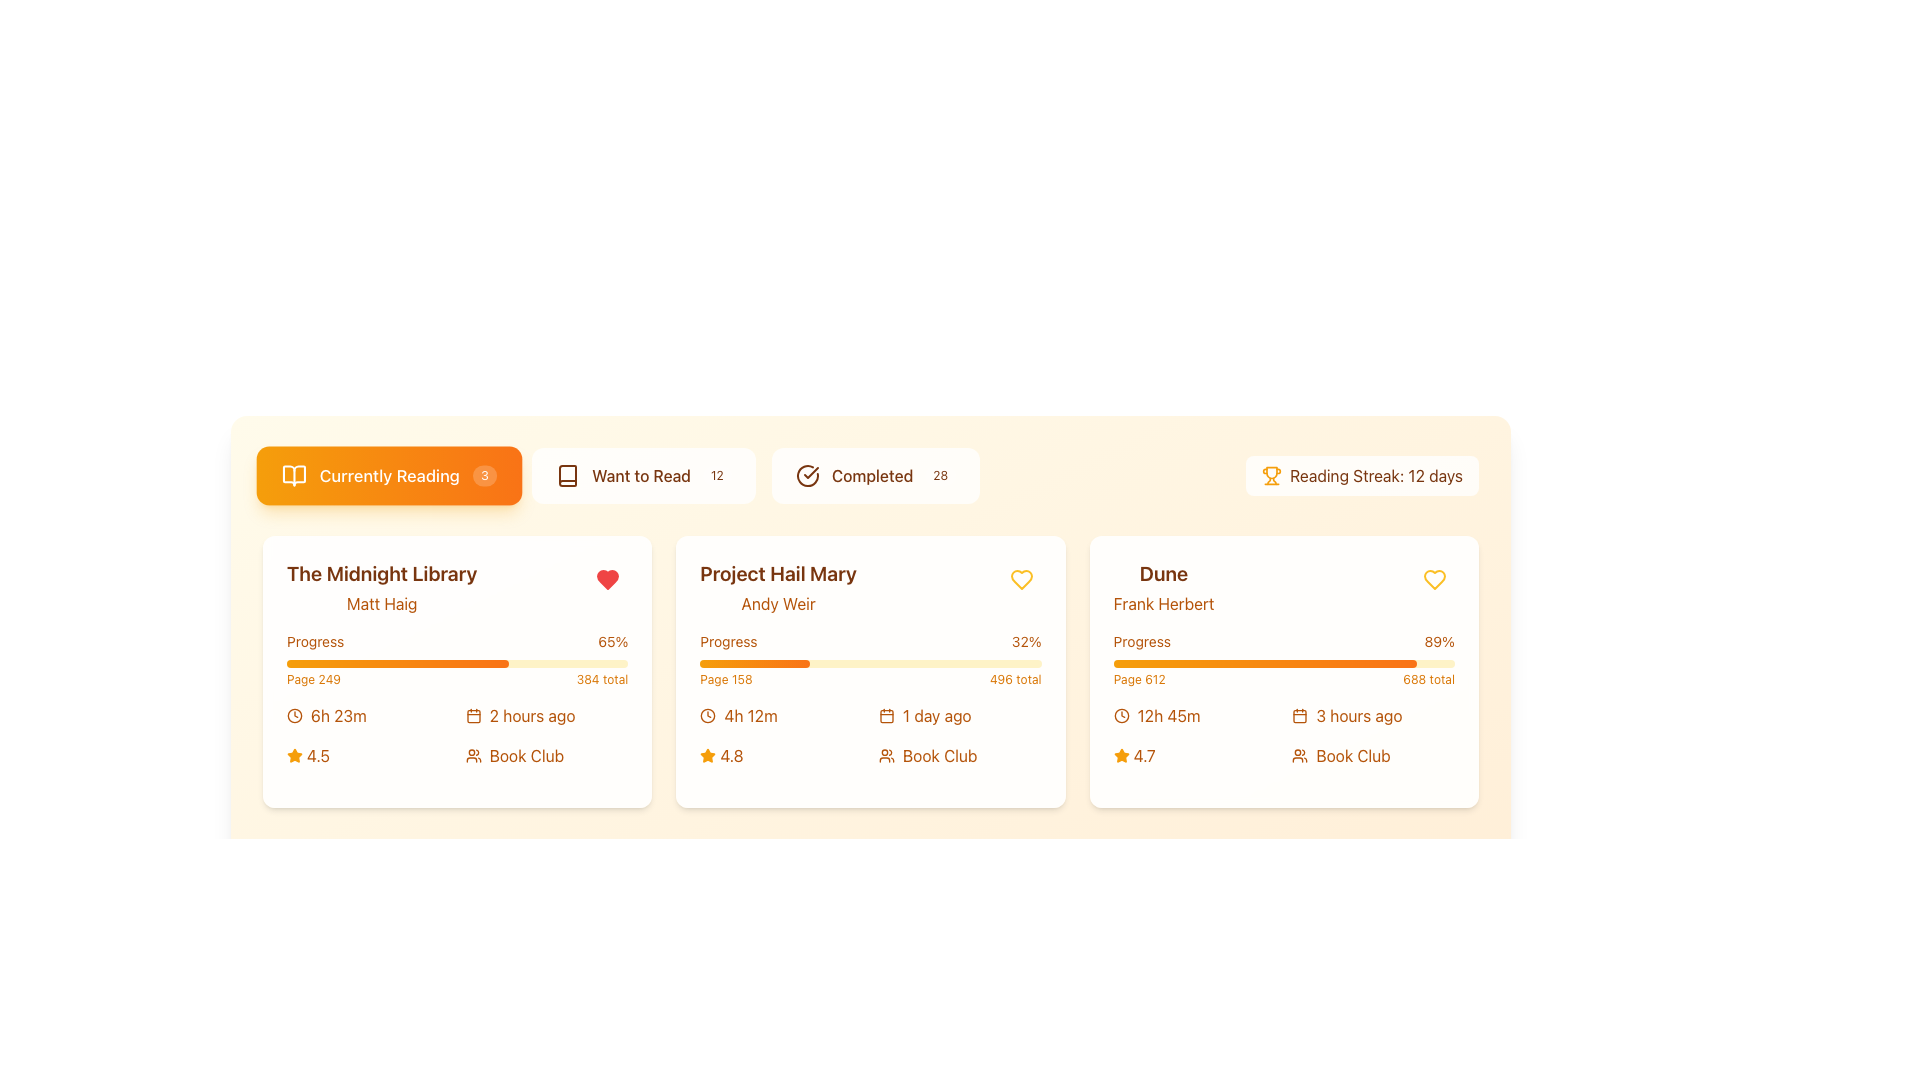 This screenshot has width=1920, height=1080. I want to click on the progress bar that displays the reading progress for the book 'Project Hail Mary', located in the center of the card beneath the title and author name, so click(870, 659).